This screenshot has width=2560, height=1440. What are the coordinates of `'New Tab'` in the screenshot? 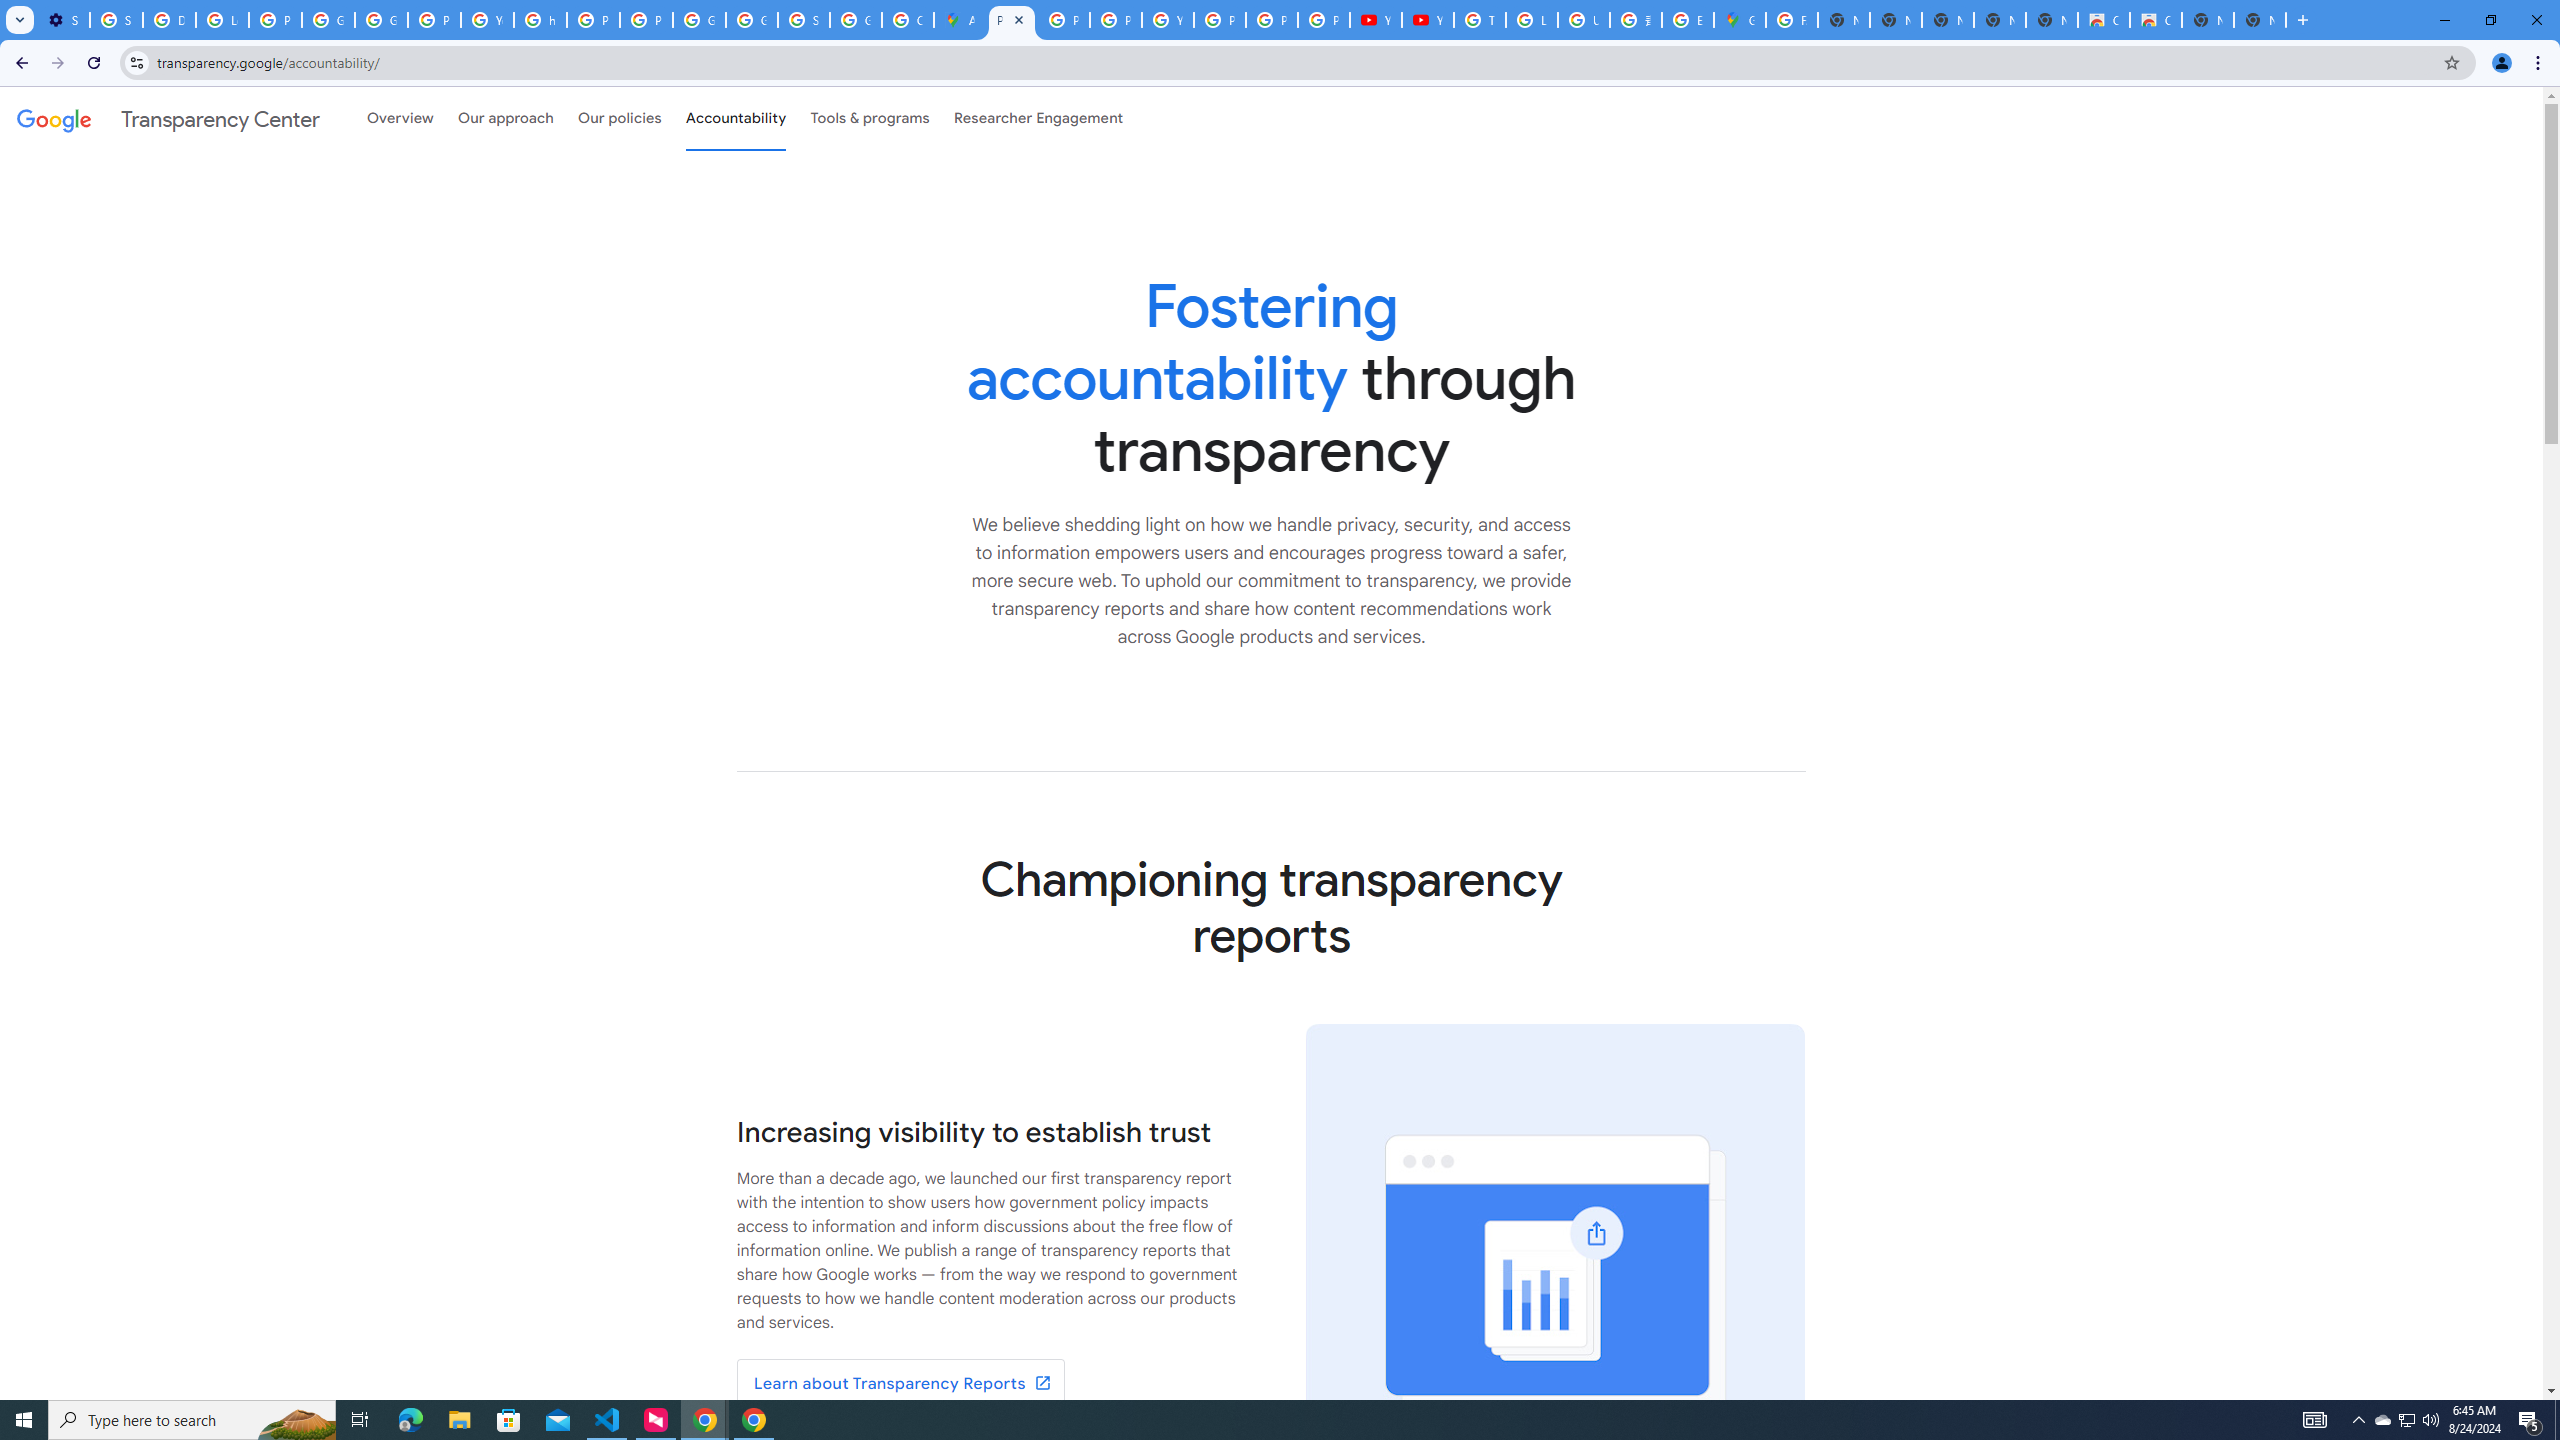 It's located at (2258, 19).